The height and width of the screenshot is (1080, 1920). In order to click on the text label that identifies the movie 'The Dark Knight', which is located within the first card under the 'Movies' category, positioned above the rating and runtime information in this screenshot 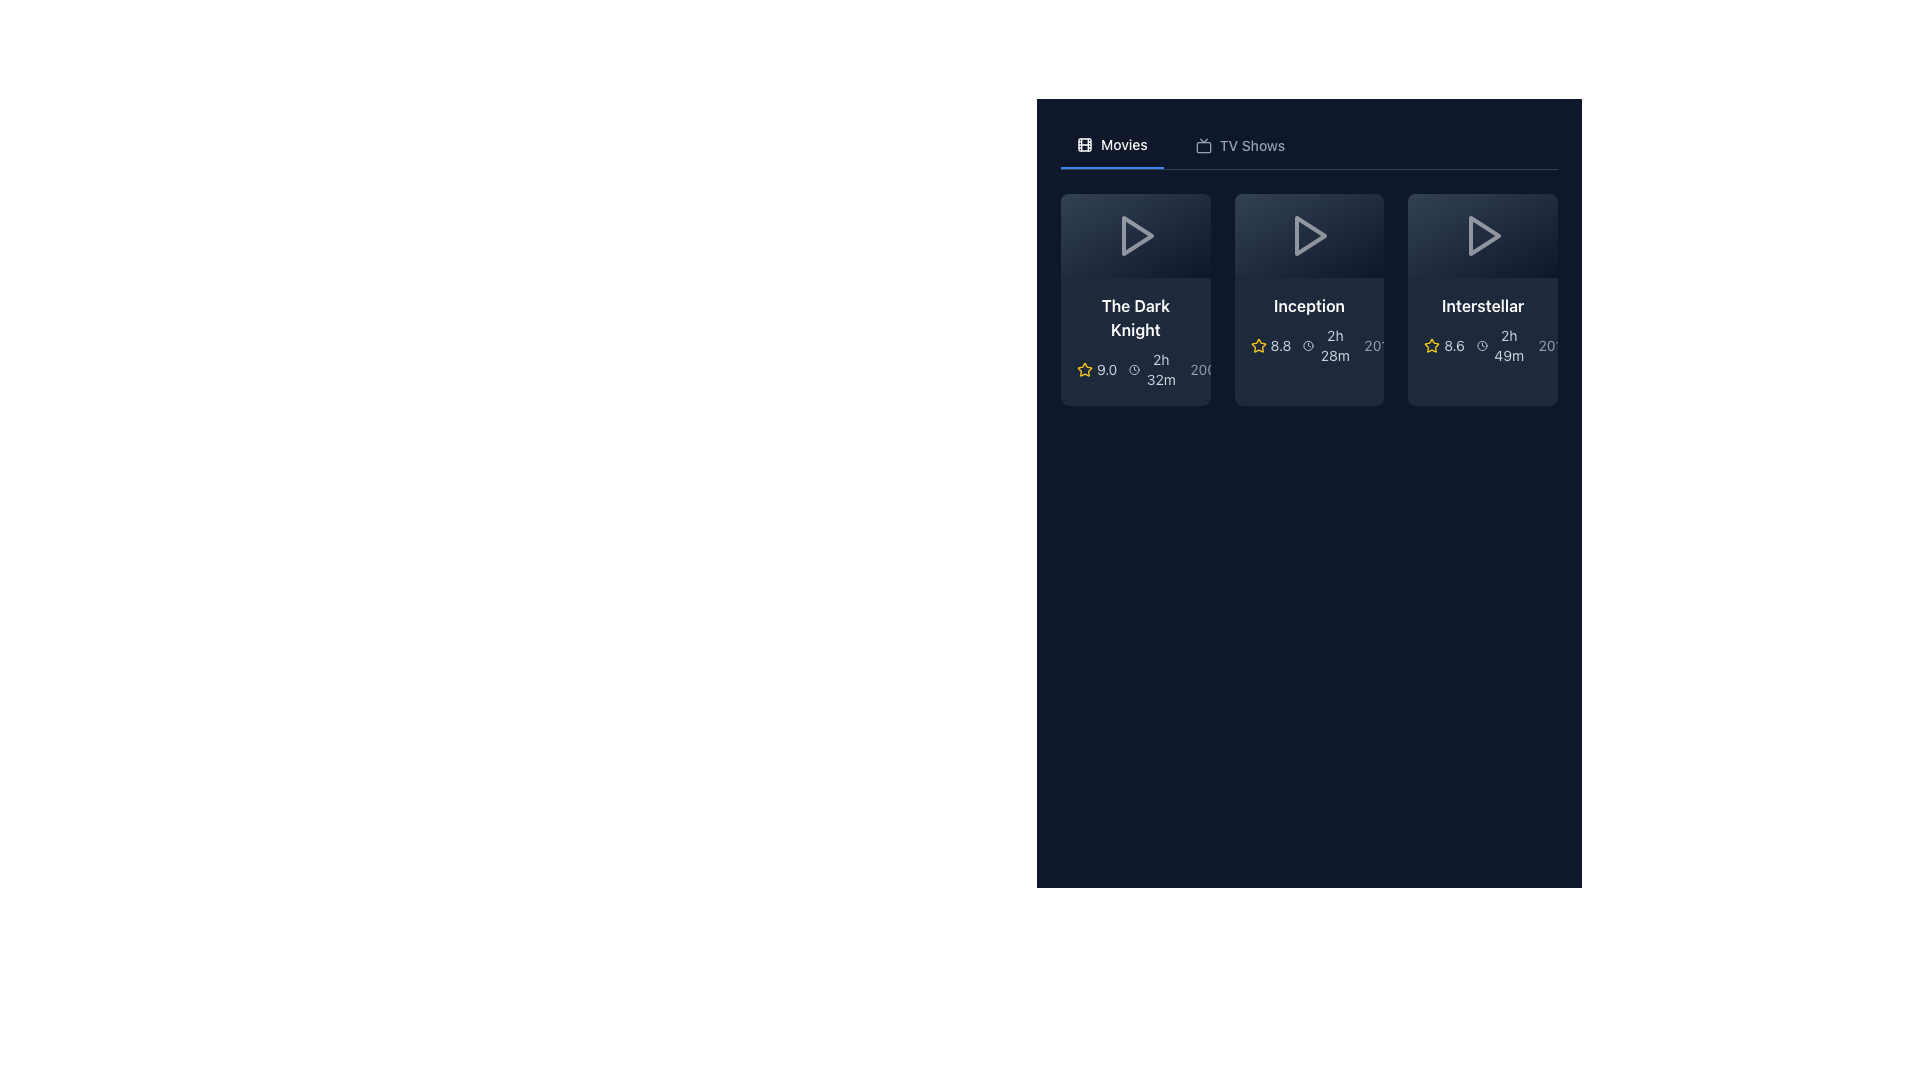, I will do `click(1135, 317)`.